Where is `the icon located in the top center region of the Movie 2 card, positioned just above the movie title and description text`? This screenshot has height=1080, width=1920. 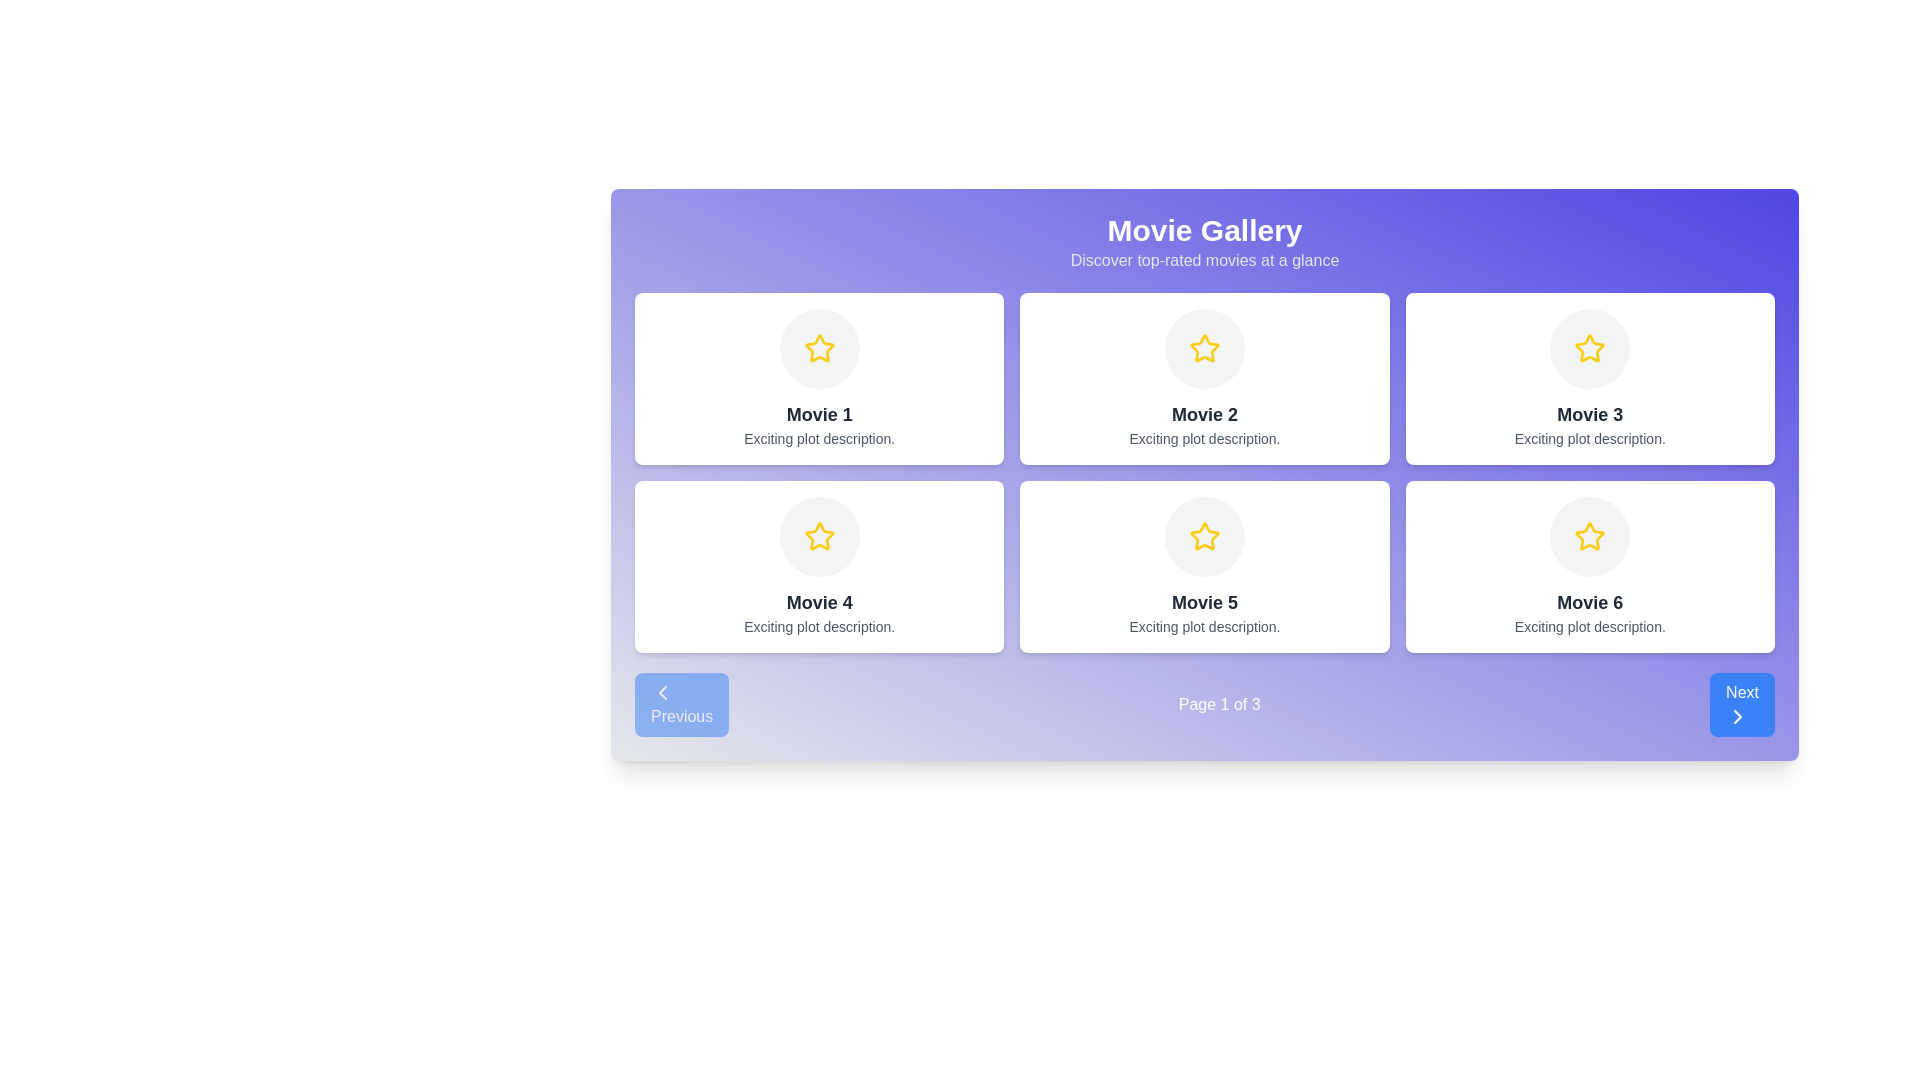 the icon located in the top center region of the Movie 2 card, positioned just above the movie title and description text is located at coordinates (1203, 347).